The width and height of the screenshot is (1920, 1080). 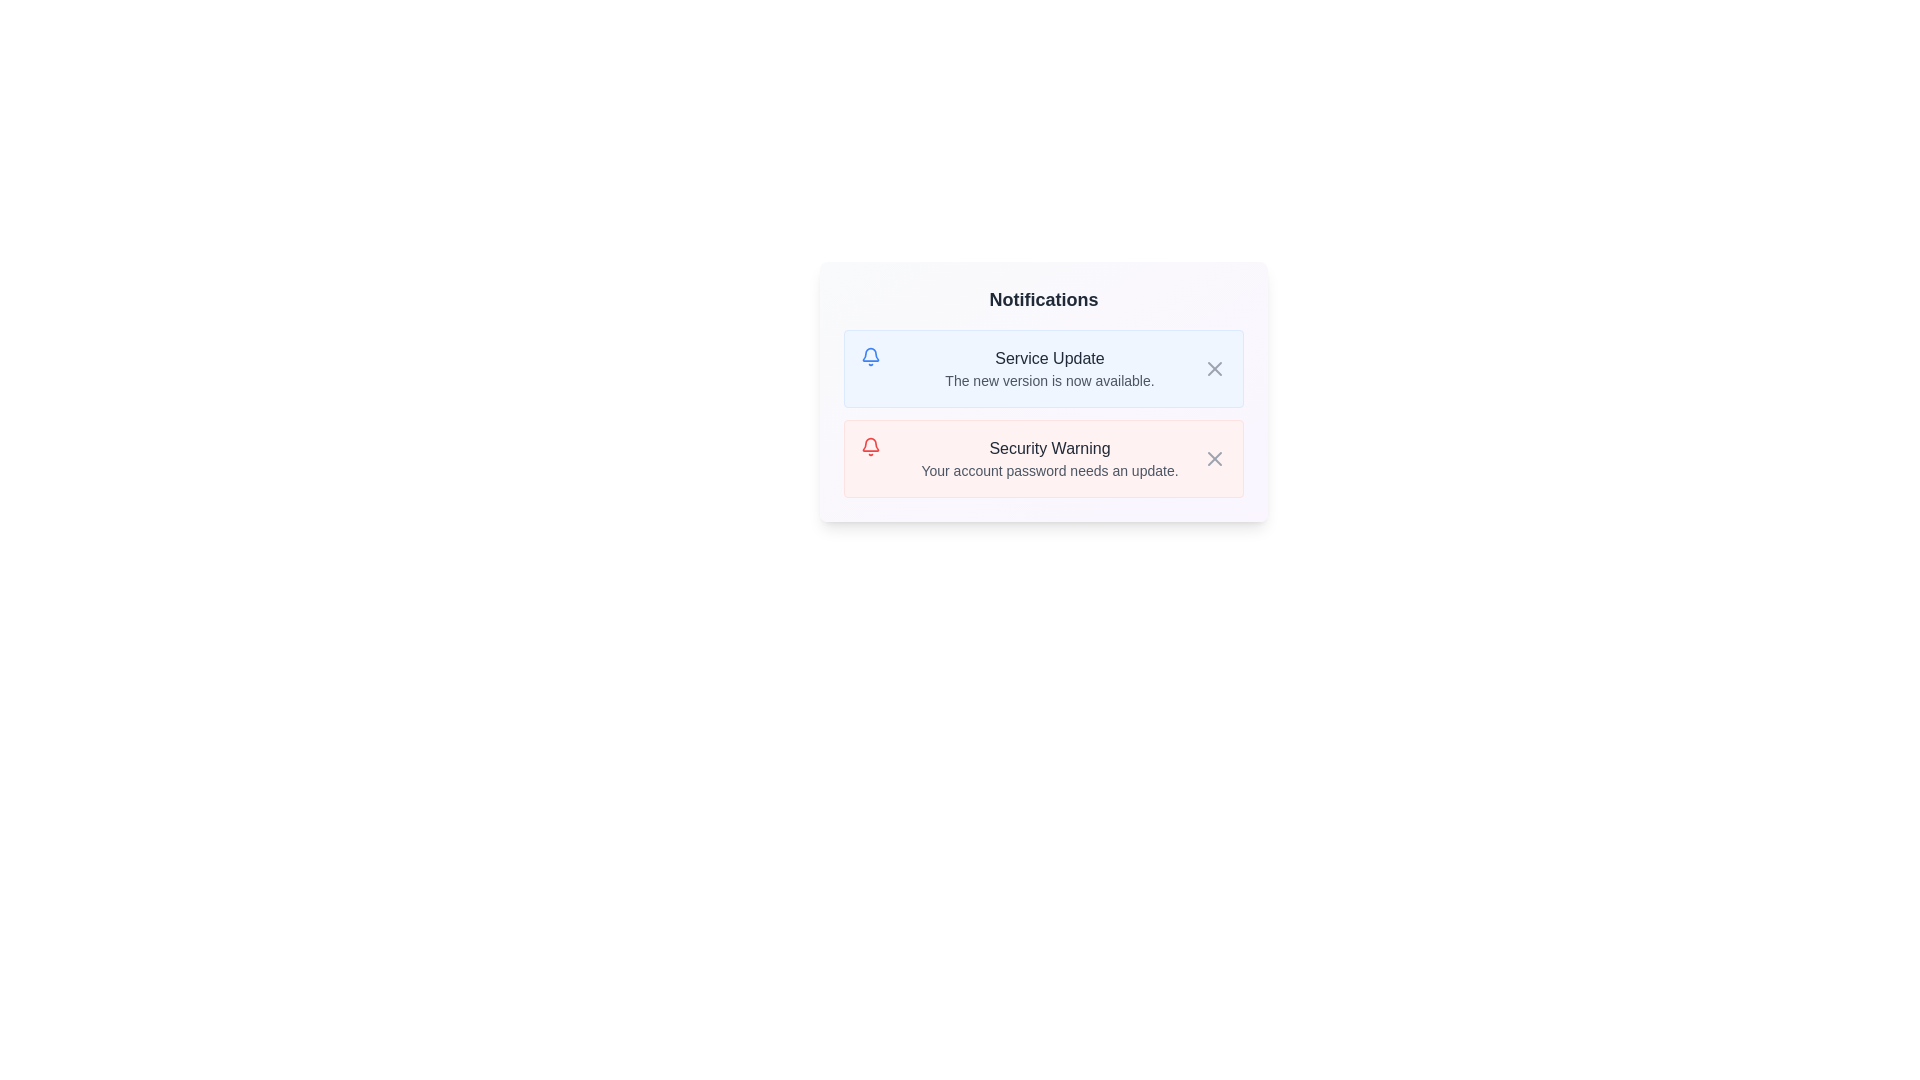 I want to click on the security-related warning text block that informs users about the need to update their account password, located within a notification card below the 'Service Update' notification, so click(x=1049, y=459).